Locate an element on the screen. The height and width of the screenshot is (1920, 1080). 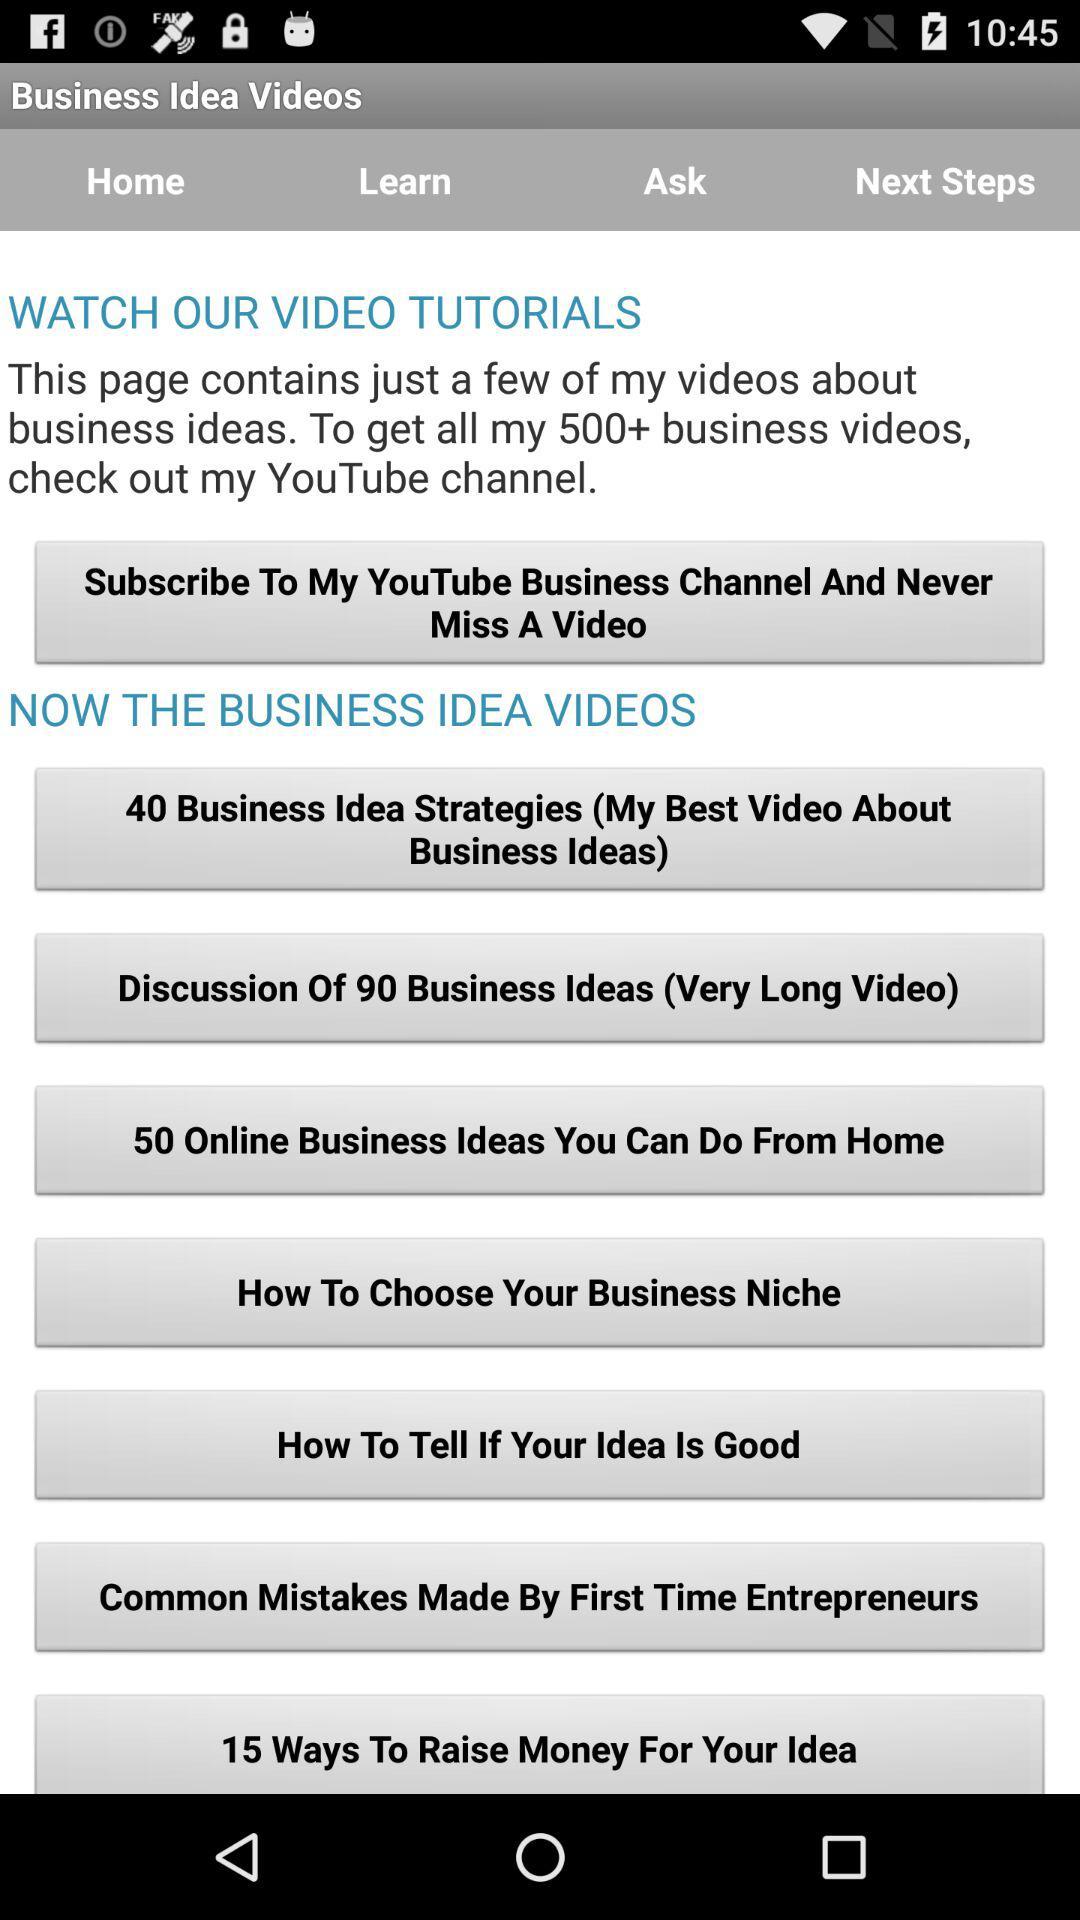
icon to the right of learn icon is located at coordinates (675, 180).